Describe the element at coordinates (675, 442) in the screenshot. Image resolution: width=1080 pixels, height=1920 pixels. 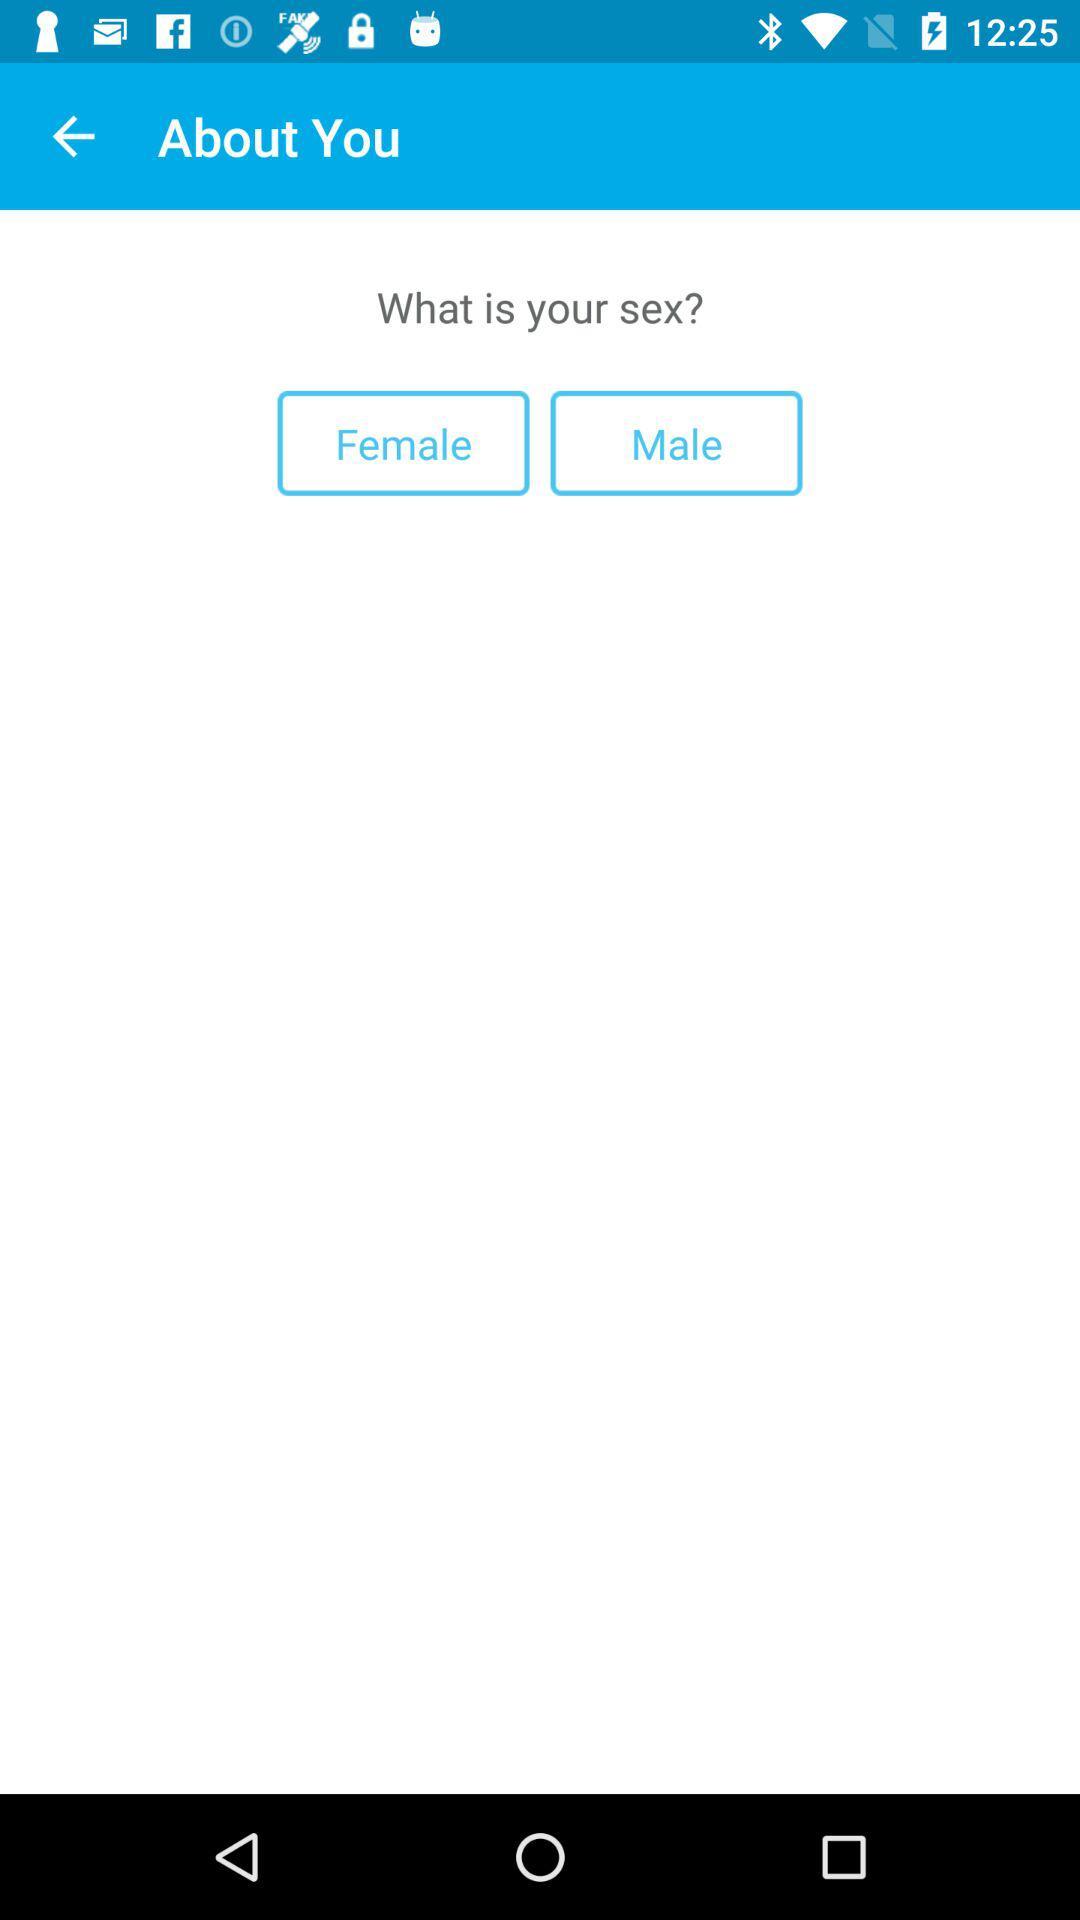
I see `item below the what is your` at that location.